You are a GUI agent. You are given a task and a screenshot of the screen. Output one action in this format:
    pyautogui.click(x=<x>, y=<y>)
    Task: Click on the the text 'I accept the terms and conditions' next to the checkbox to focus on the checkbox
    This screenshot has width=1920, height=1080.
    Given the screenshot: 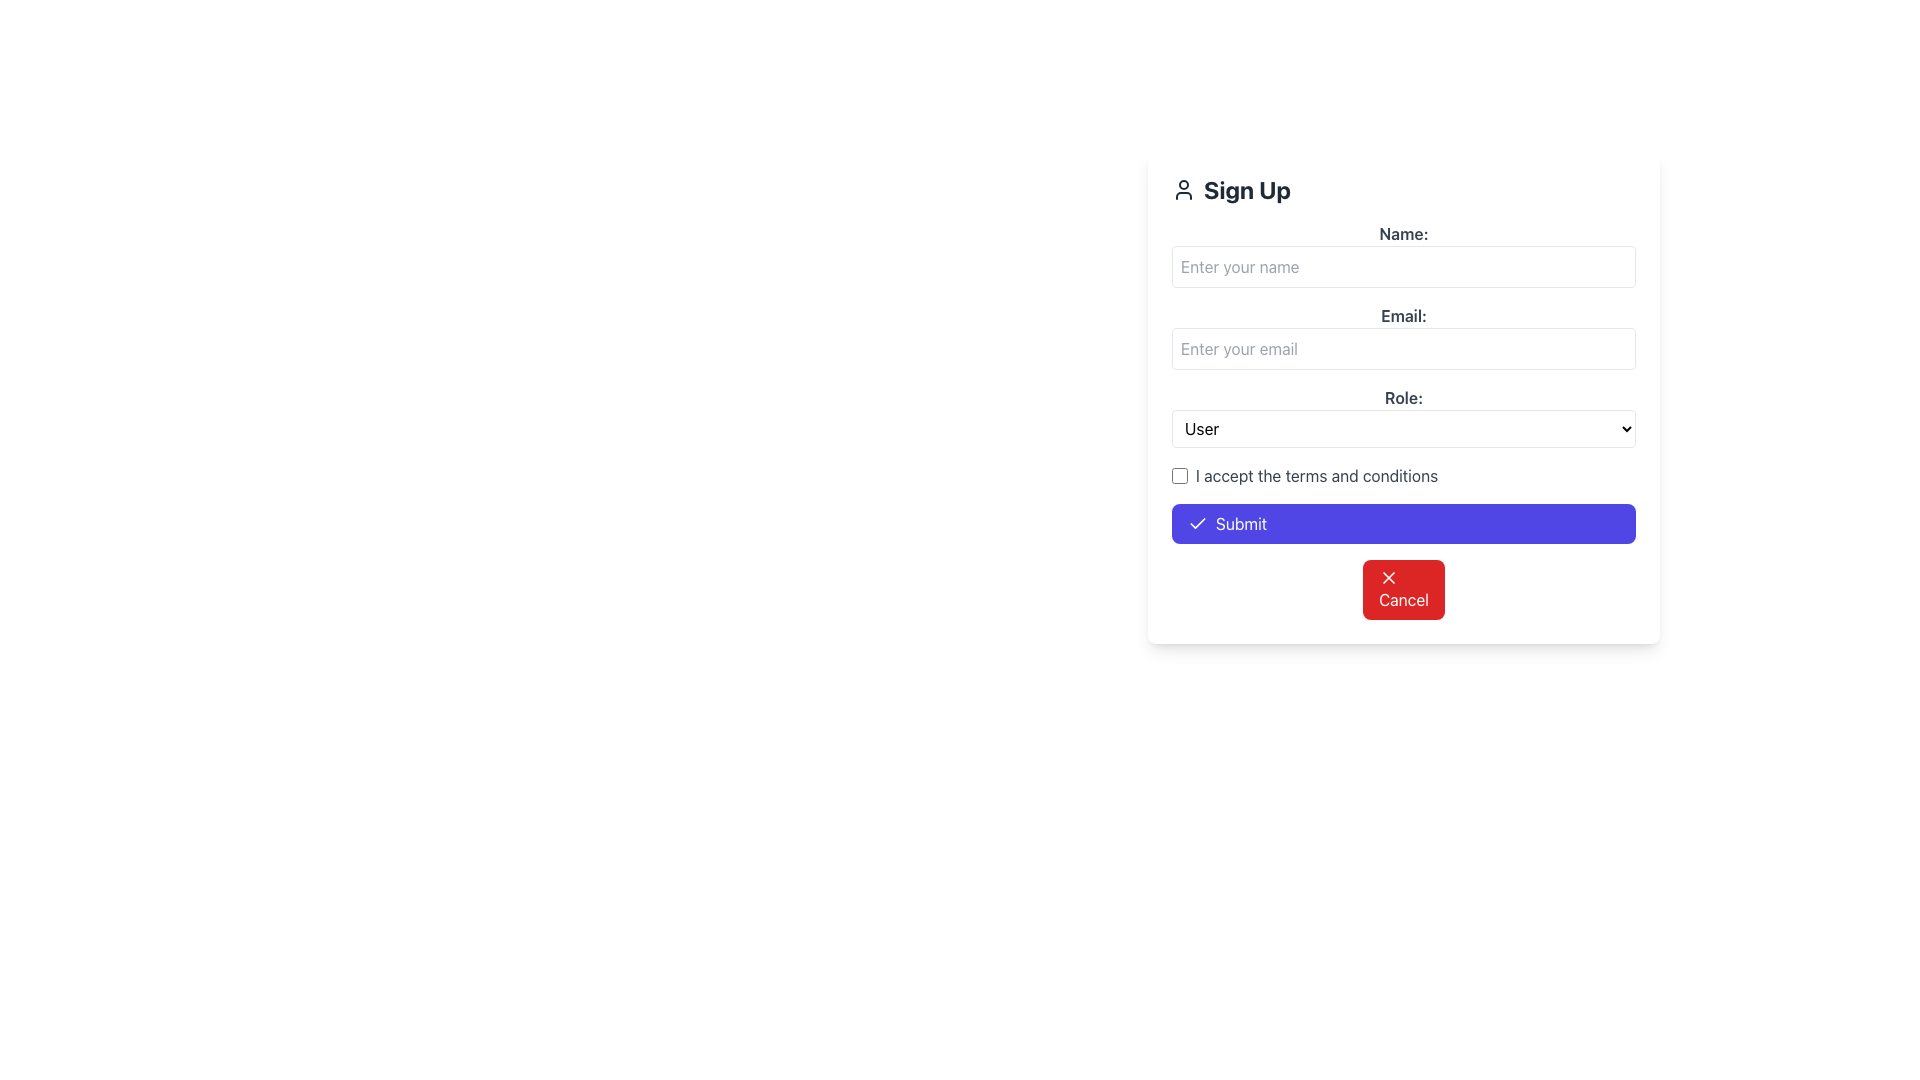 What is the action you would take?
    pyautogui.click(x=1402, y=475)
    